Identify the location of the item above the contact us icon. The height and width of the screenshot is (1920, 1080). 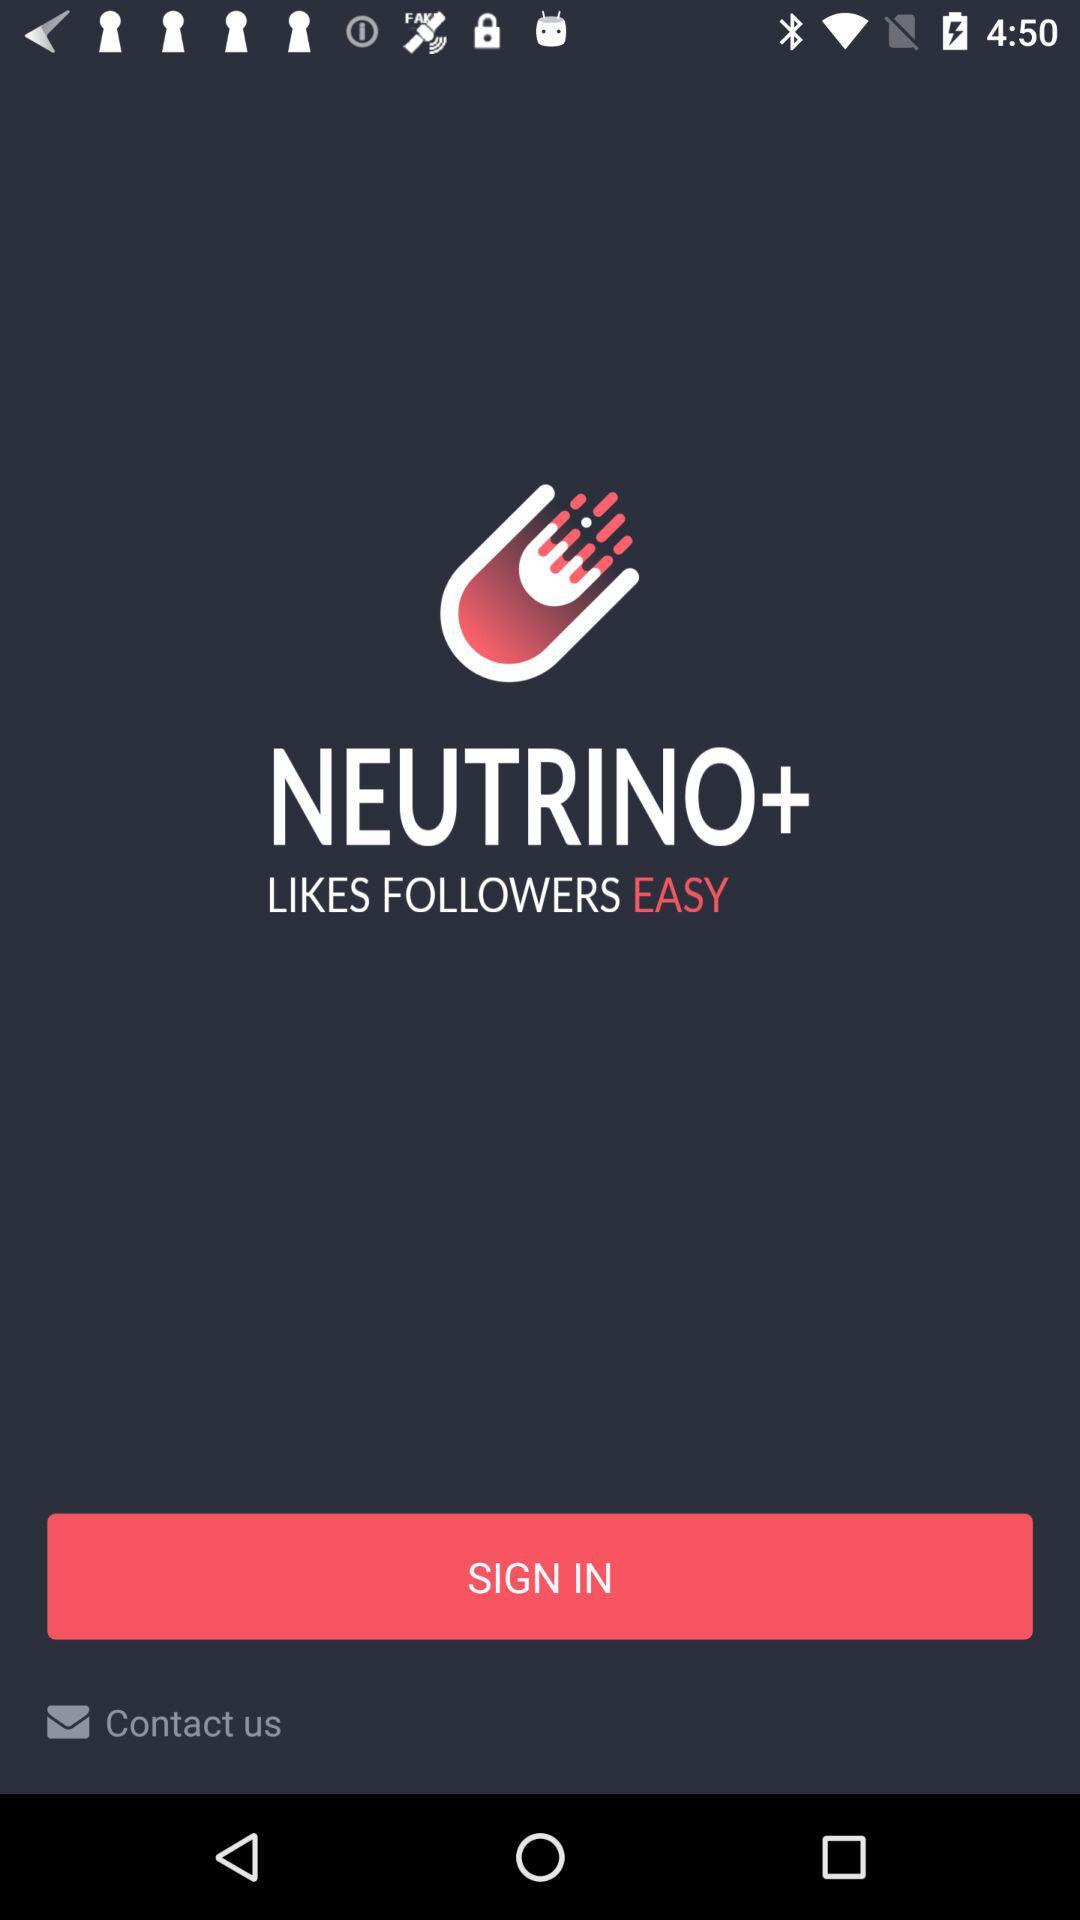
(540, 1575).